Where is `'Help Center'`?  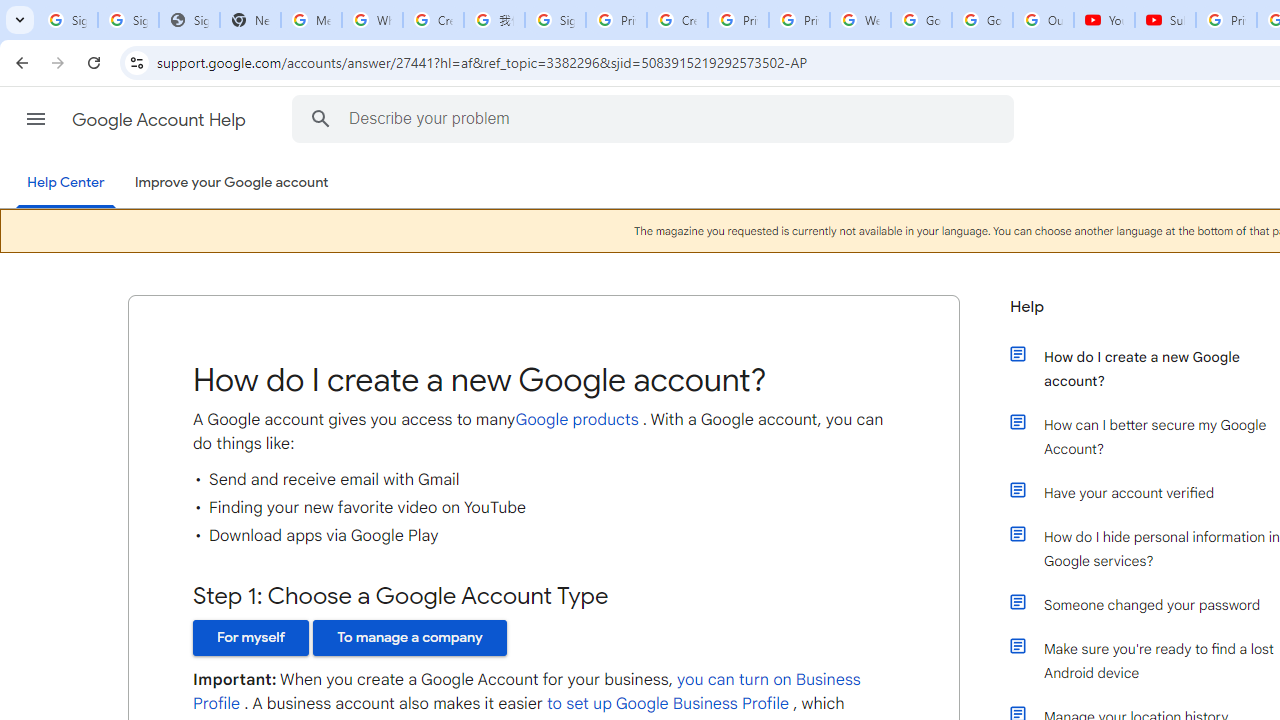
'Help Center' is located at coordinates (65, 183).